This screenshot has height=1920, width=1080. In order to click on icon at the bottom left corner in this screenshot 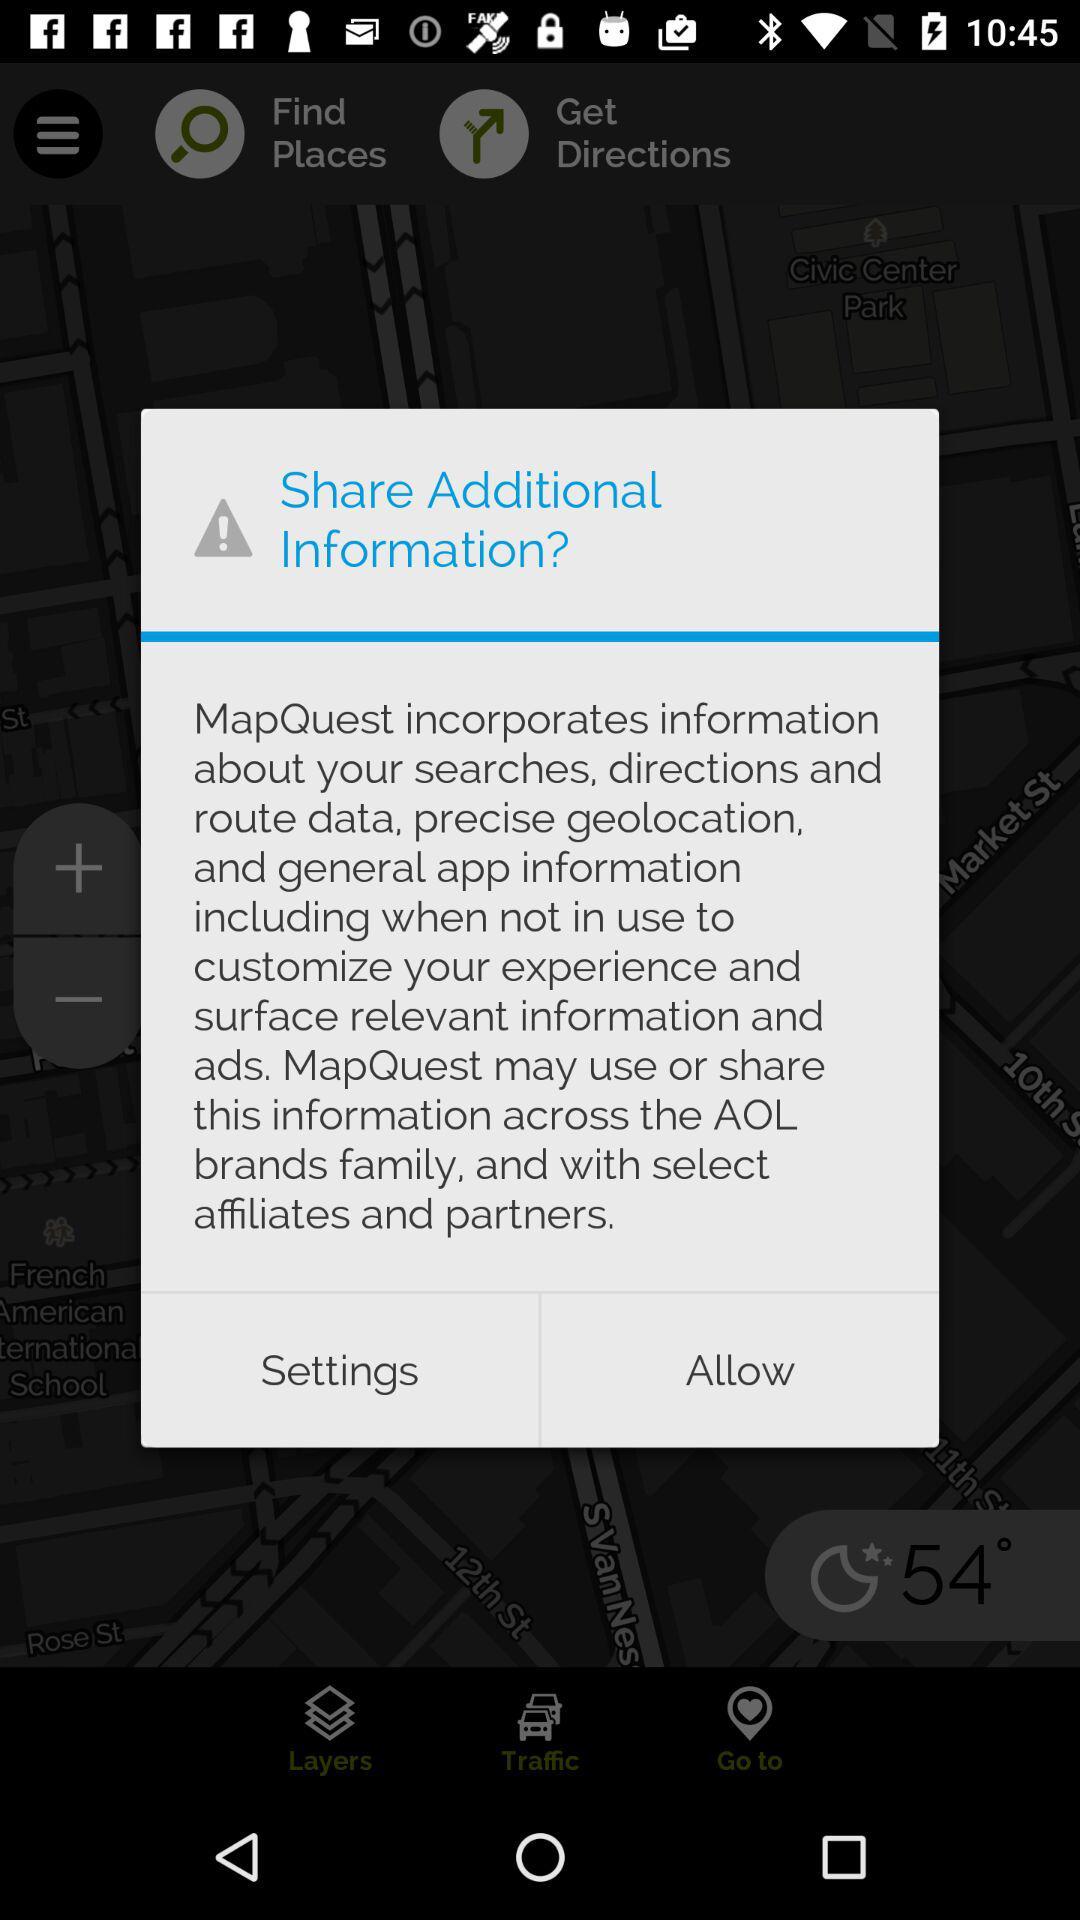, I will do `click(338, 1369)`.